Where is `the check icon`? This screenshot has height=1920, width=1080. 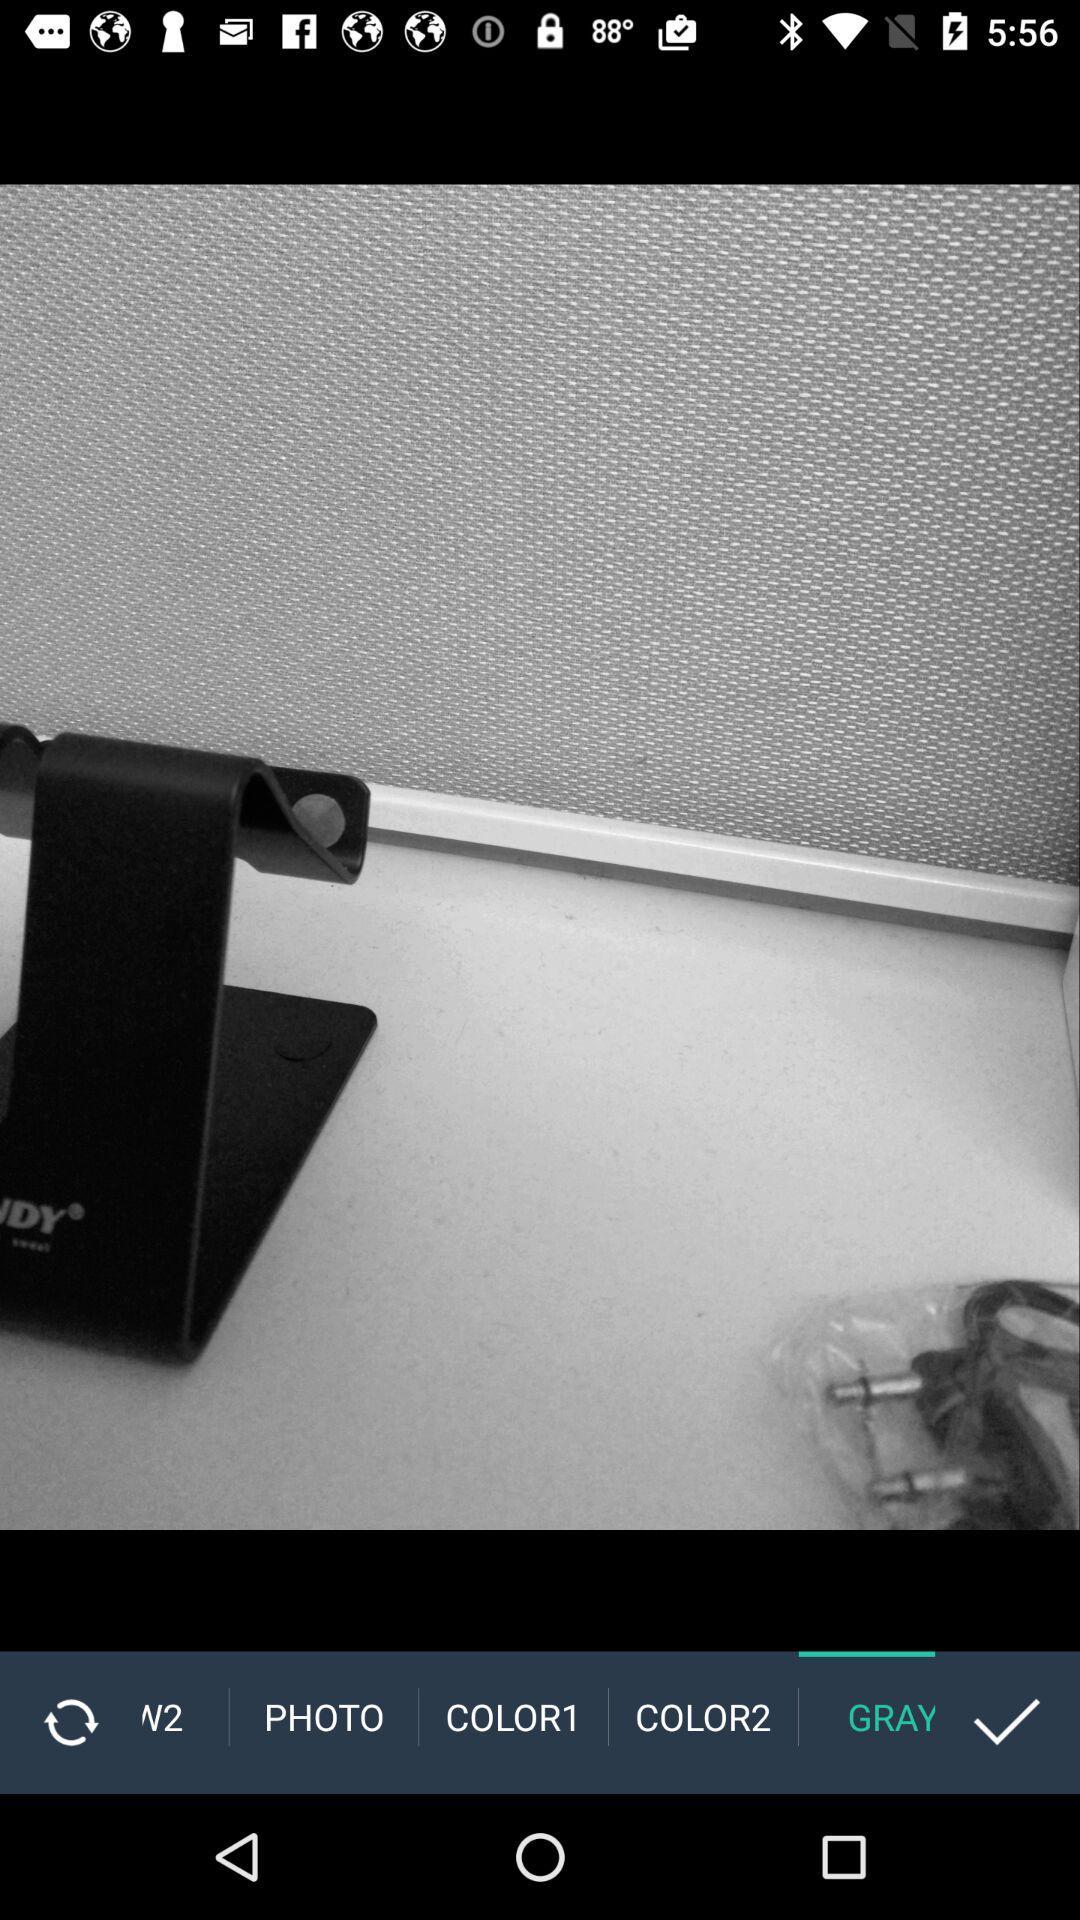
the check icon is located at coordinates (1007, 1721).